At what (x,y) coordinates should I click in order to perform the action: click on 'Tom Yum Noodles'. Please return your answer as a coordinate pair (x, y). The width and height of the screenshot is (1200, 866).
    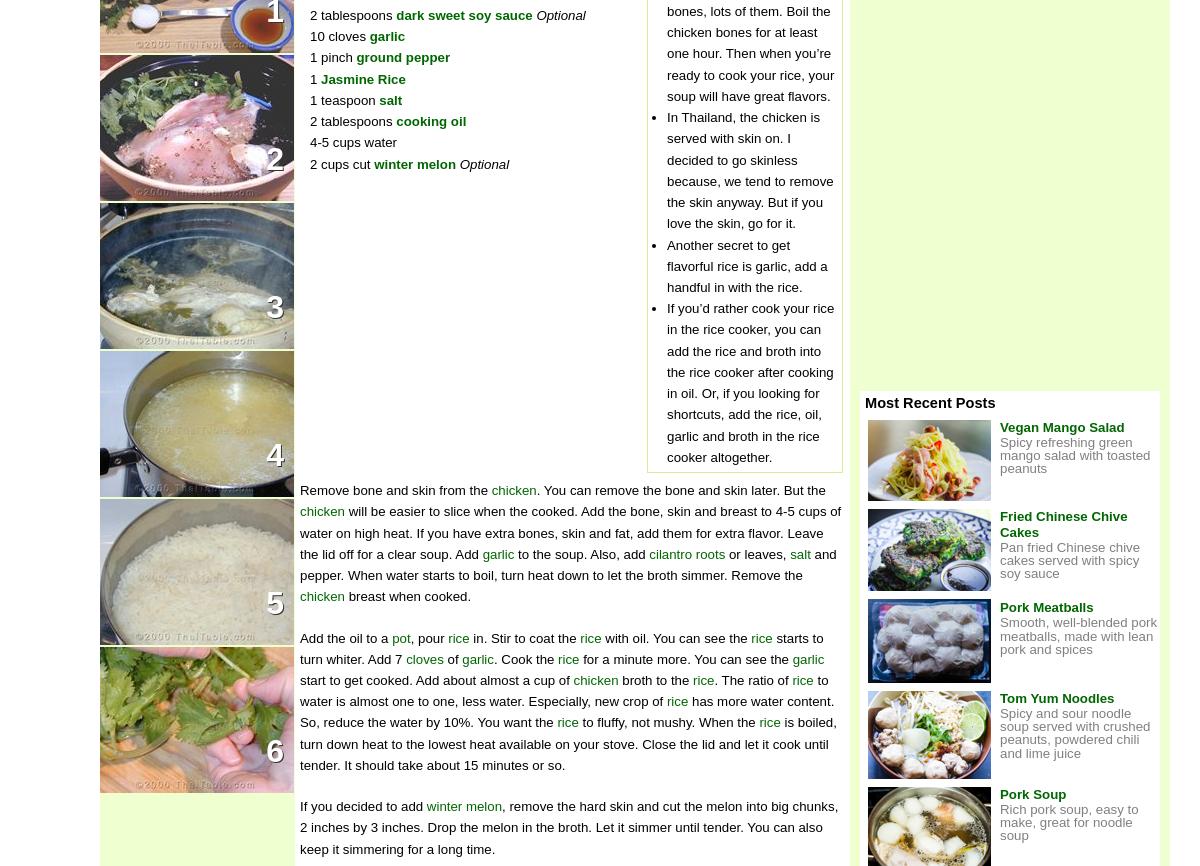
    Looking at the image, I should click on (1055, 696).